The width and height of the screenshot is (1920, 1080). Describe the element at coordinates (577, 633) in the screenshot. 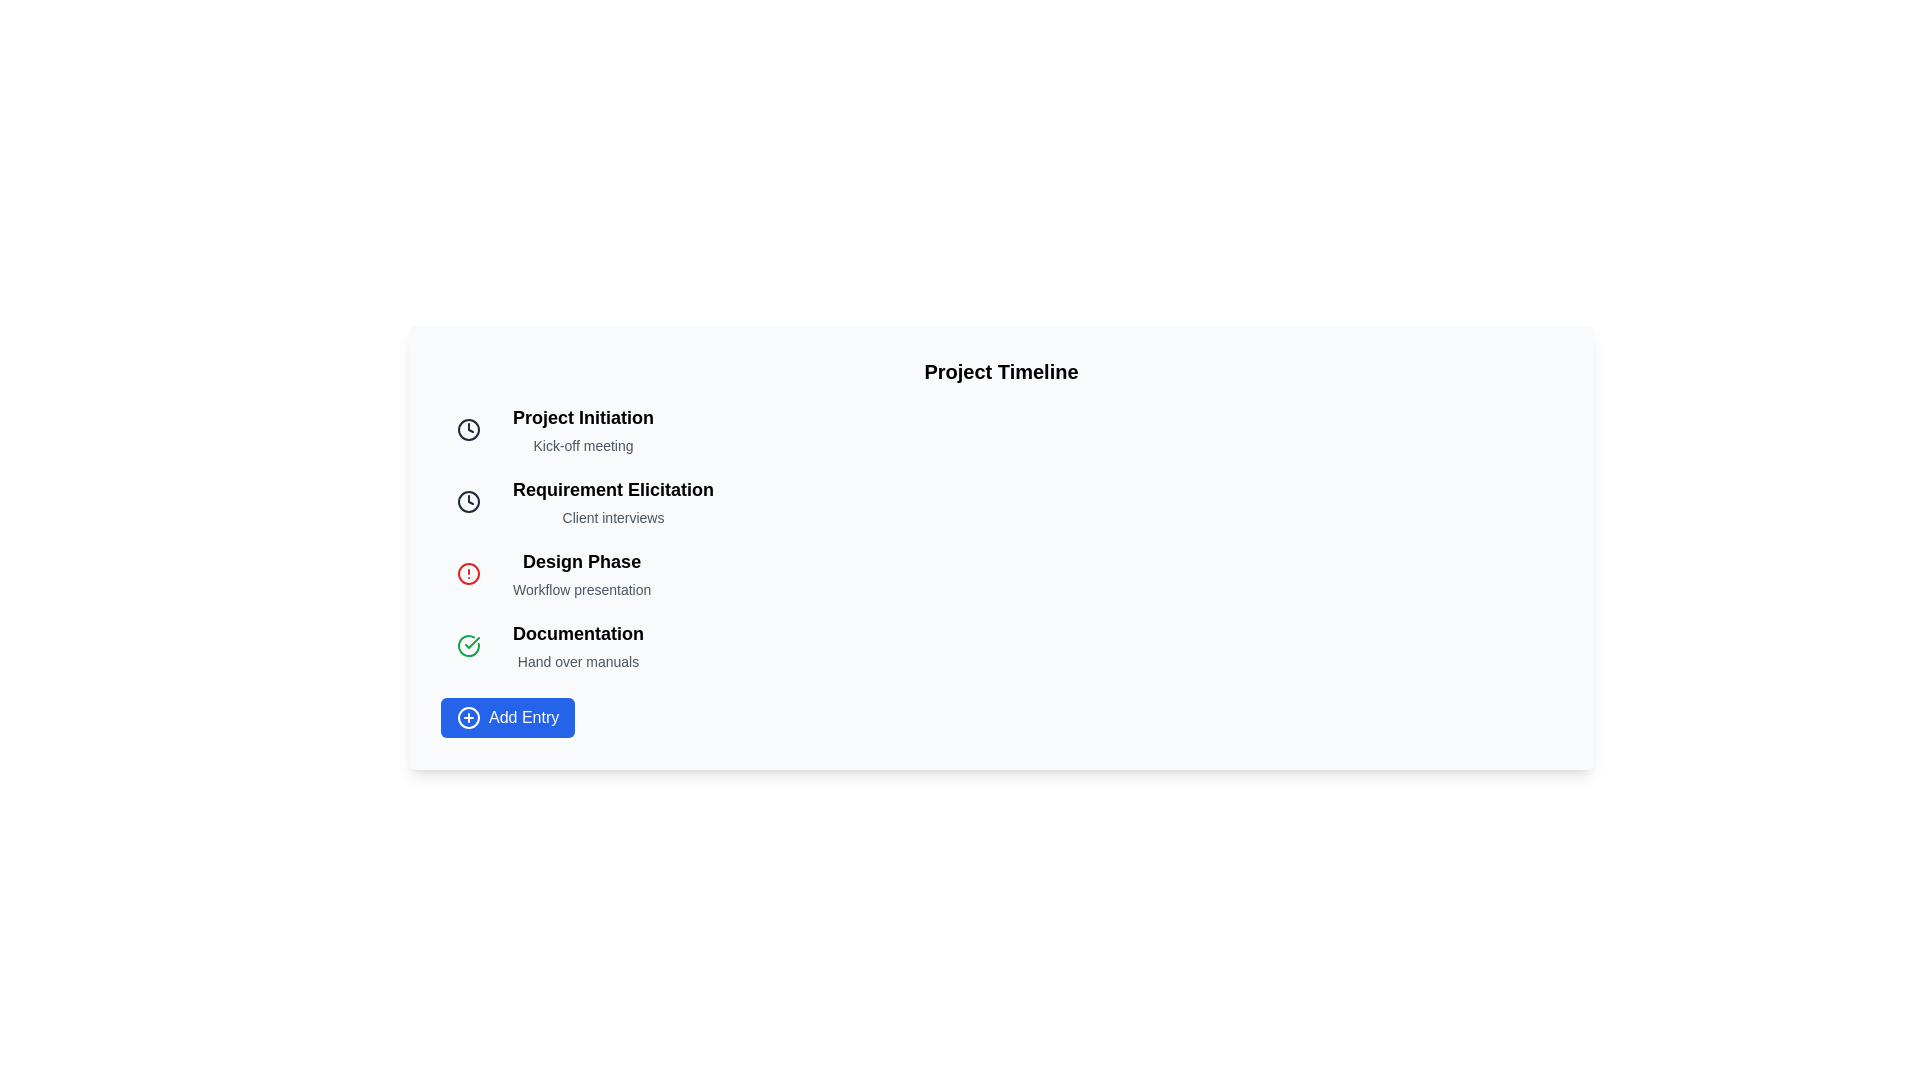

I see `the bold, black text label heading that reads 'Documentation'` at that location.